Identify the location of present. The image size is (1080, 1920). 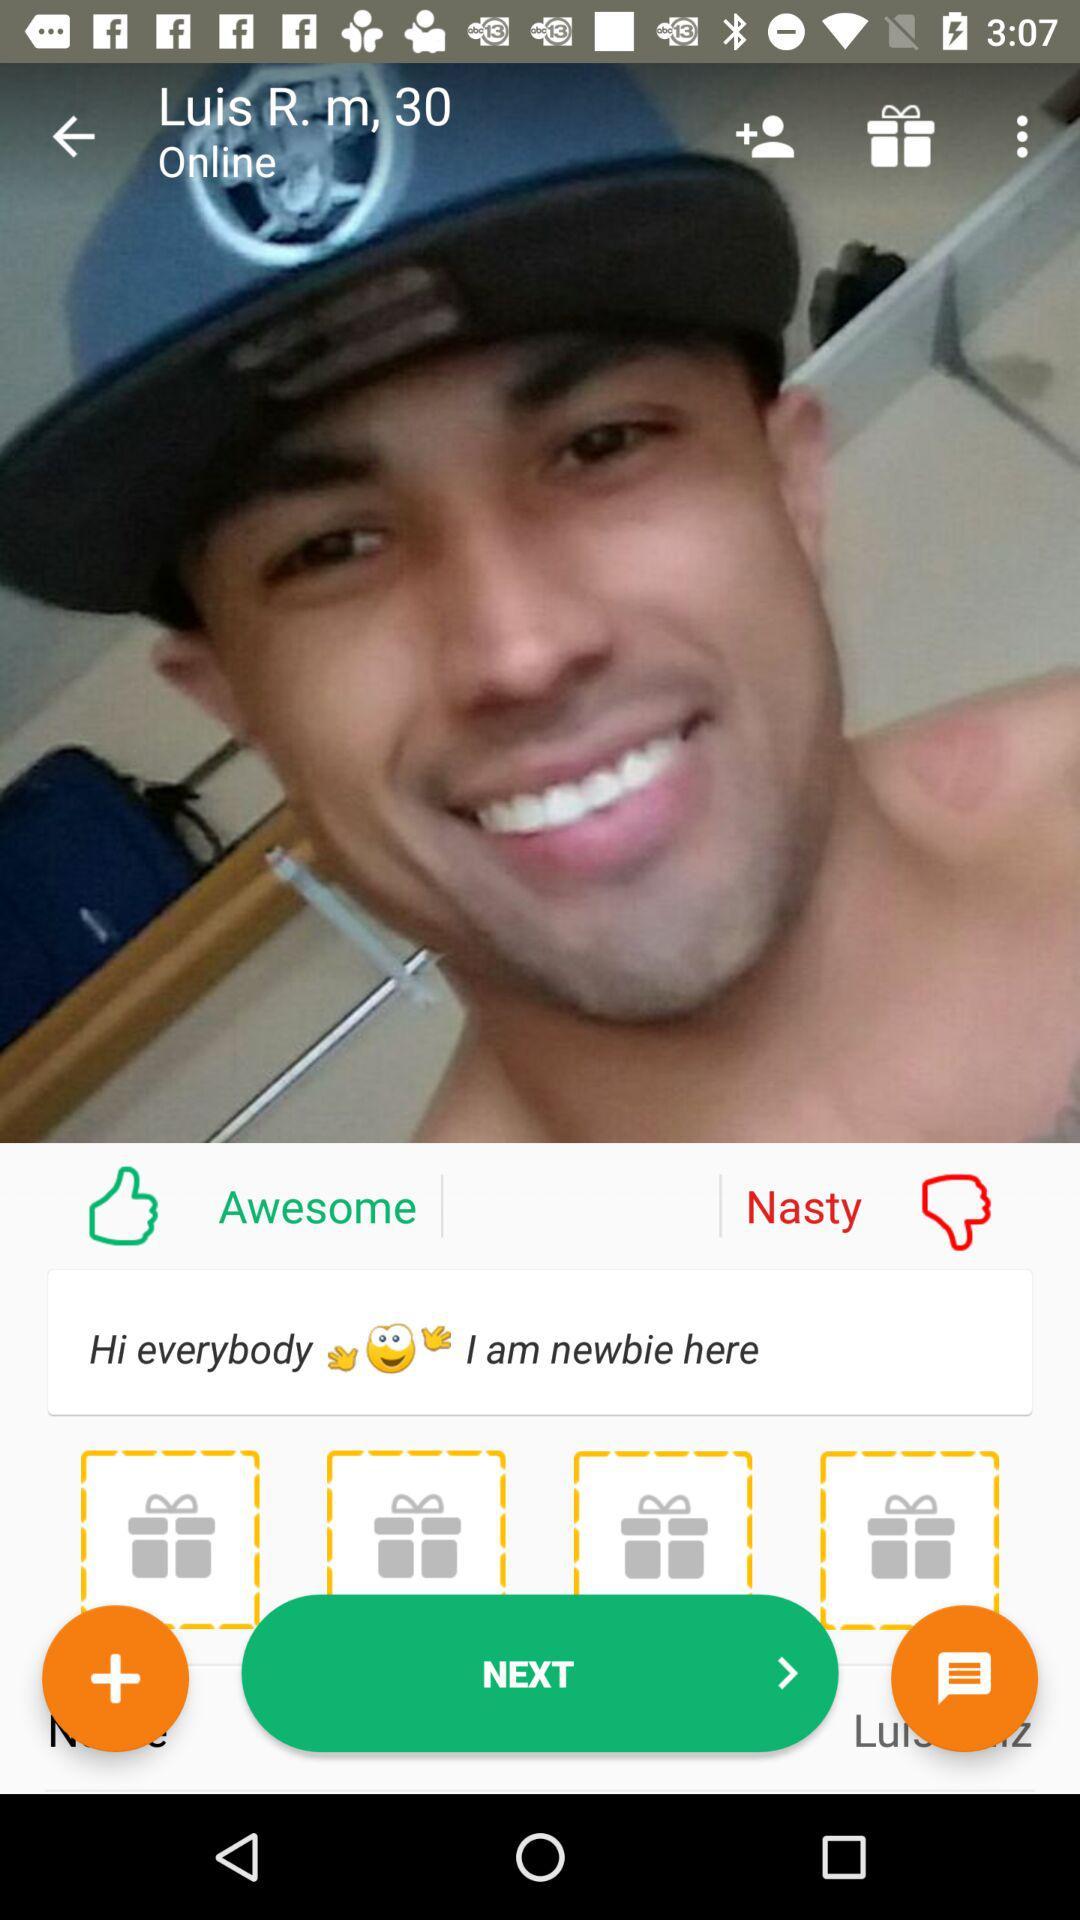
(909, 1539).